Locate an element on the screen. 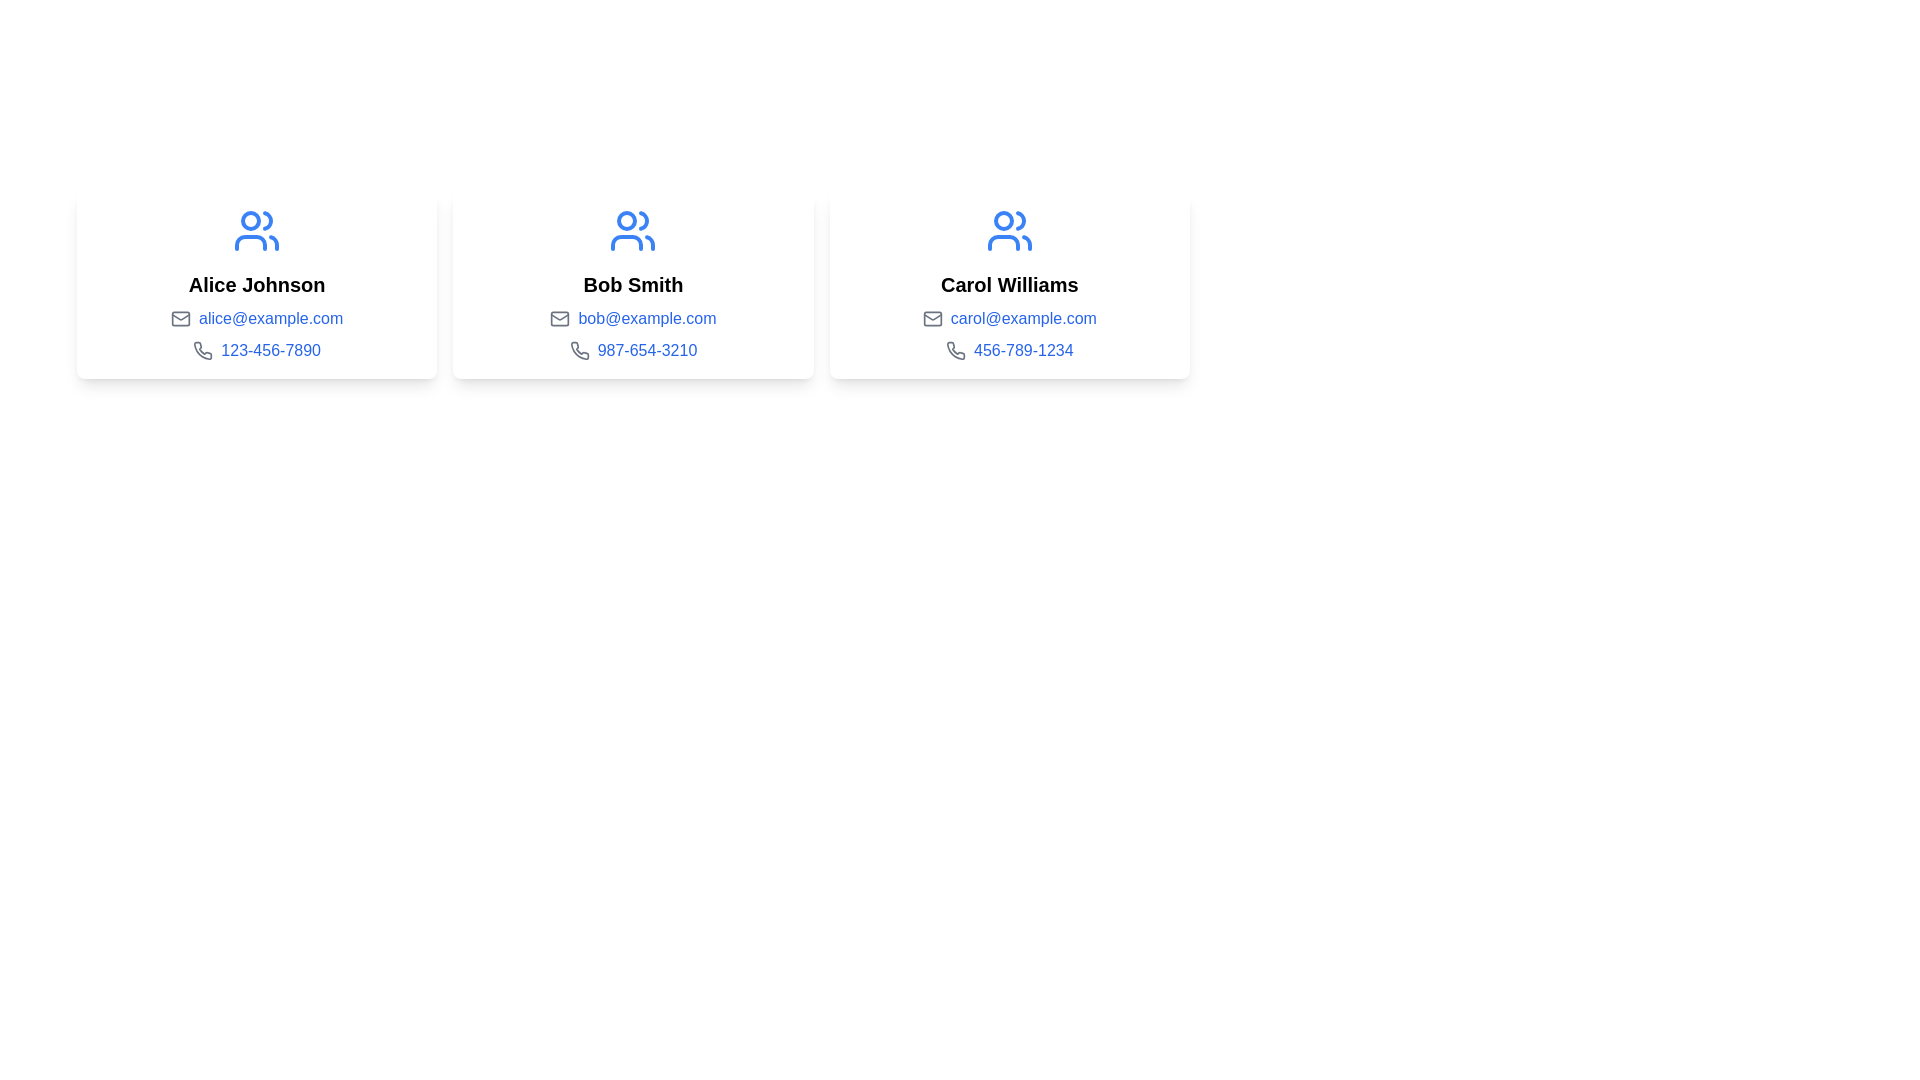 This screenshot has width=1920, height=1080. the email icon representing 'alice@example.com', situated to the left of the text 'alice@example.com' and below 'Alice Johnson' is located at coordinates (181, 318).